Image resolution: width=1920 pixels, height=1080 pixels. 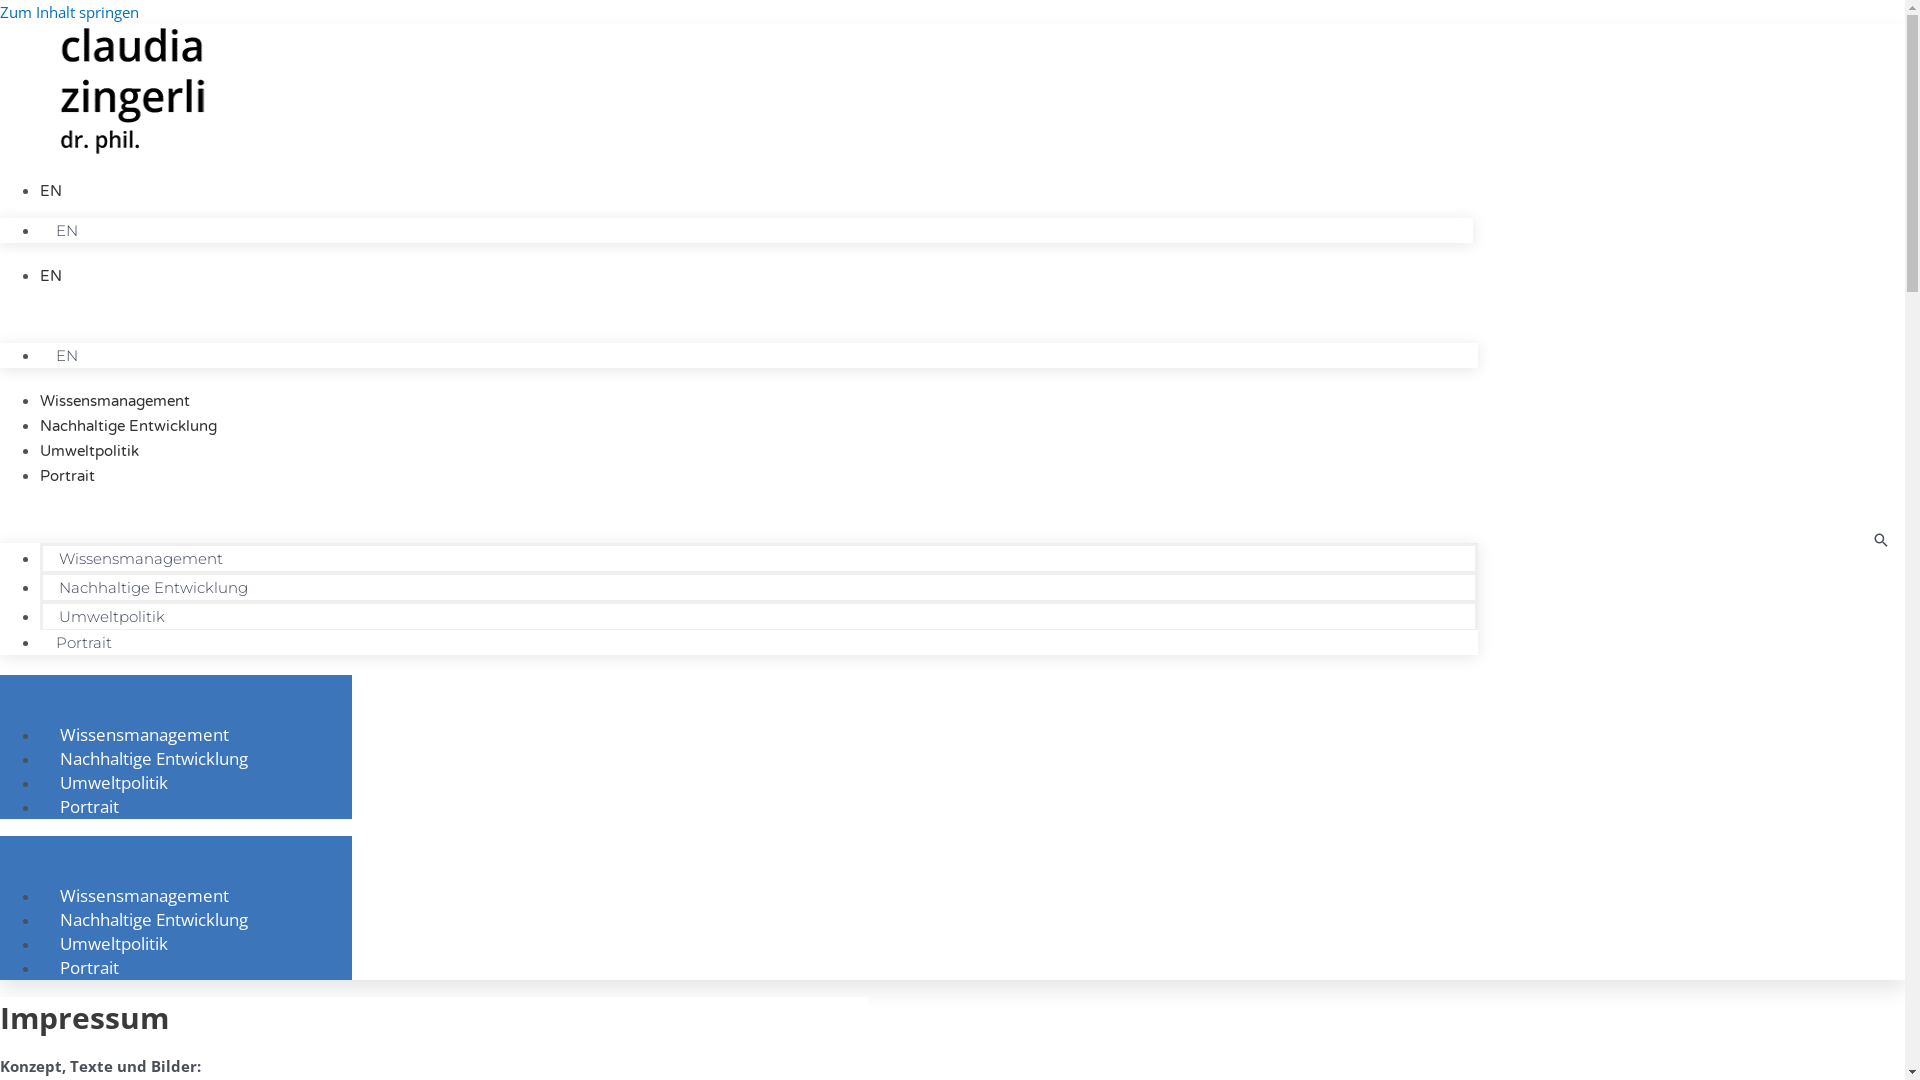 What do you see at coordinates (88, 805) in the screenshot?
I see `'Portrait'` at bounding box center [88, 805].